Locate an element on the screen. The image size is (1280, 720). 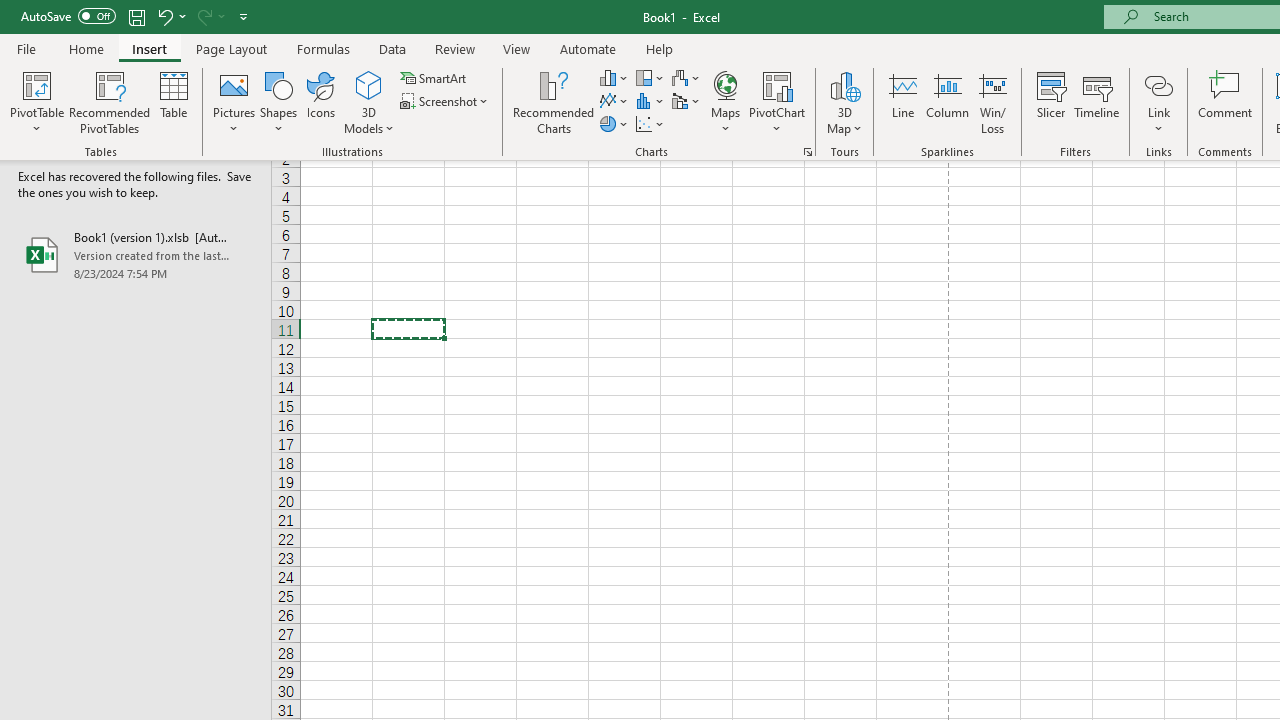
'File Tab' is located at coordinates (26, 47).